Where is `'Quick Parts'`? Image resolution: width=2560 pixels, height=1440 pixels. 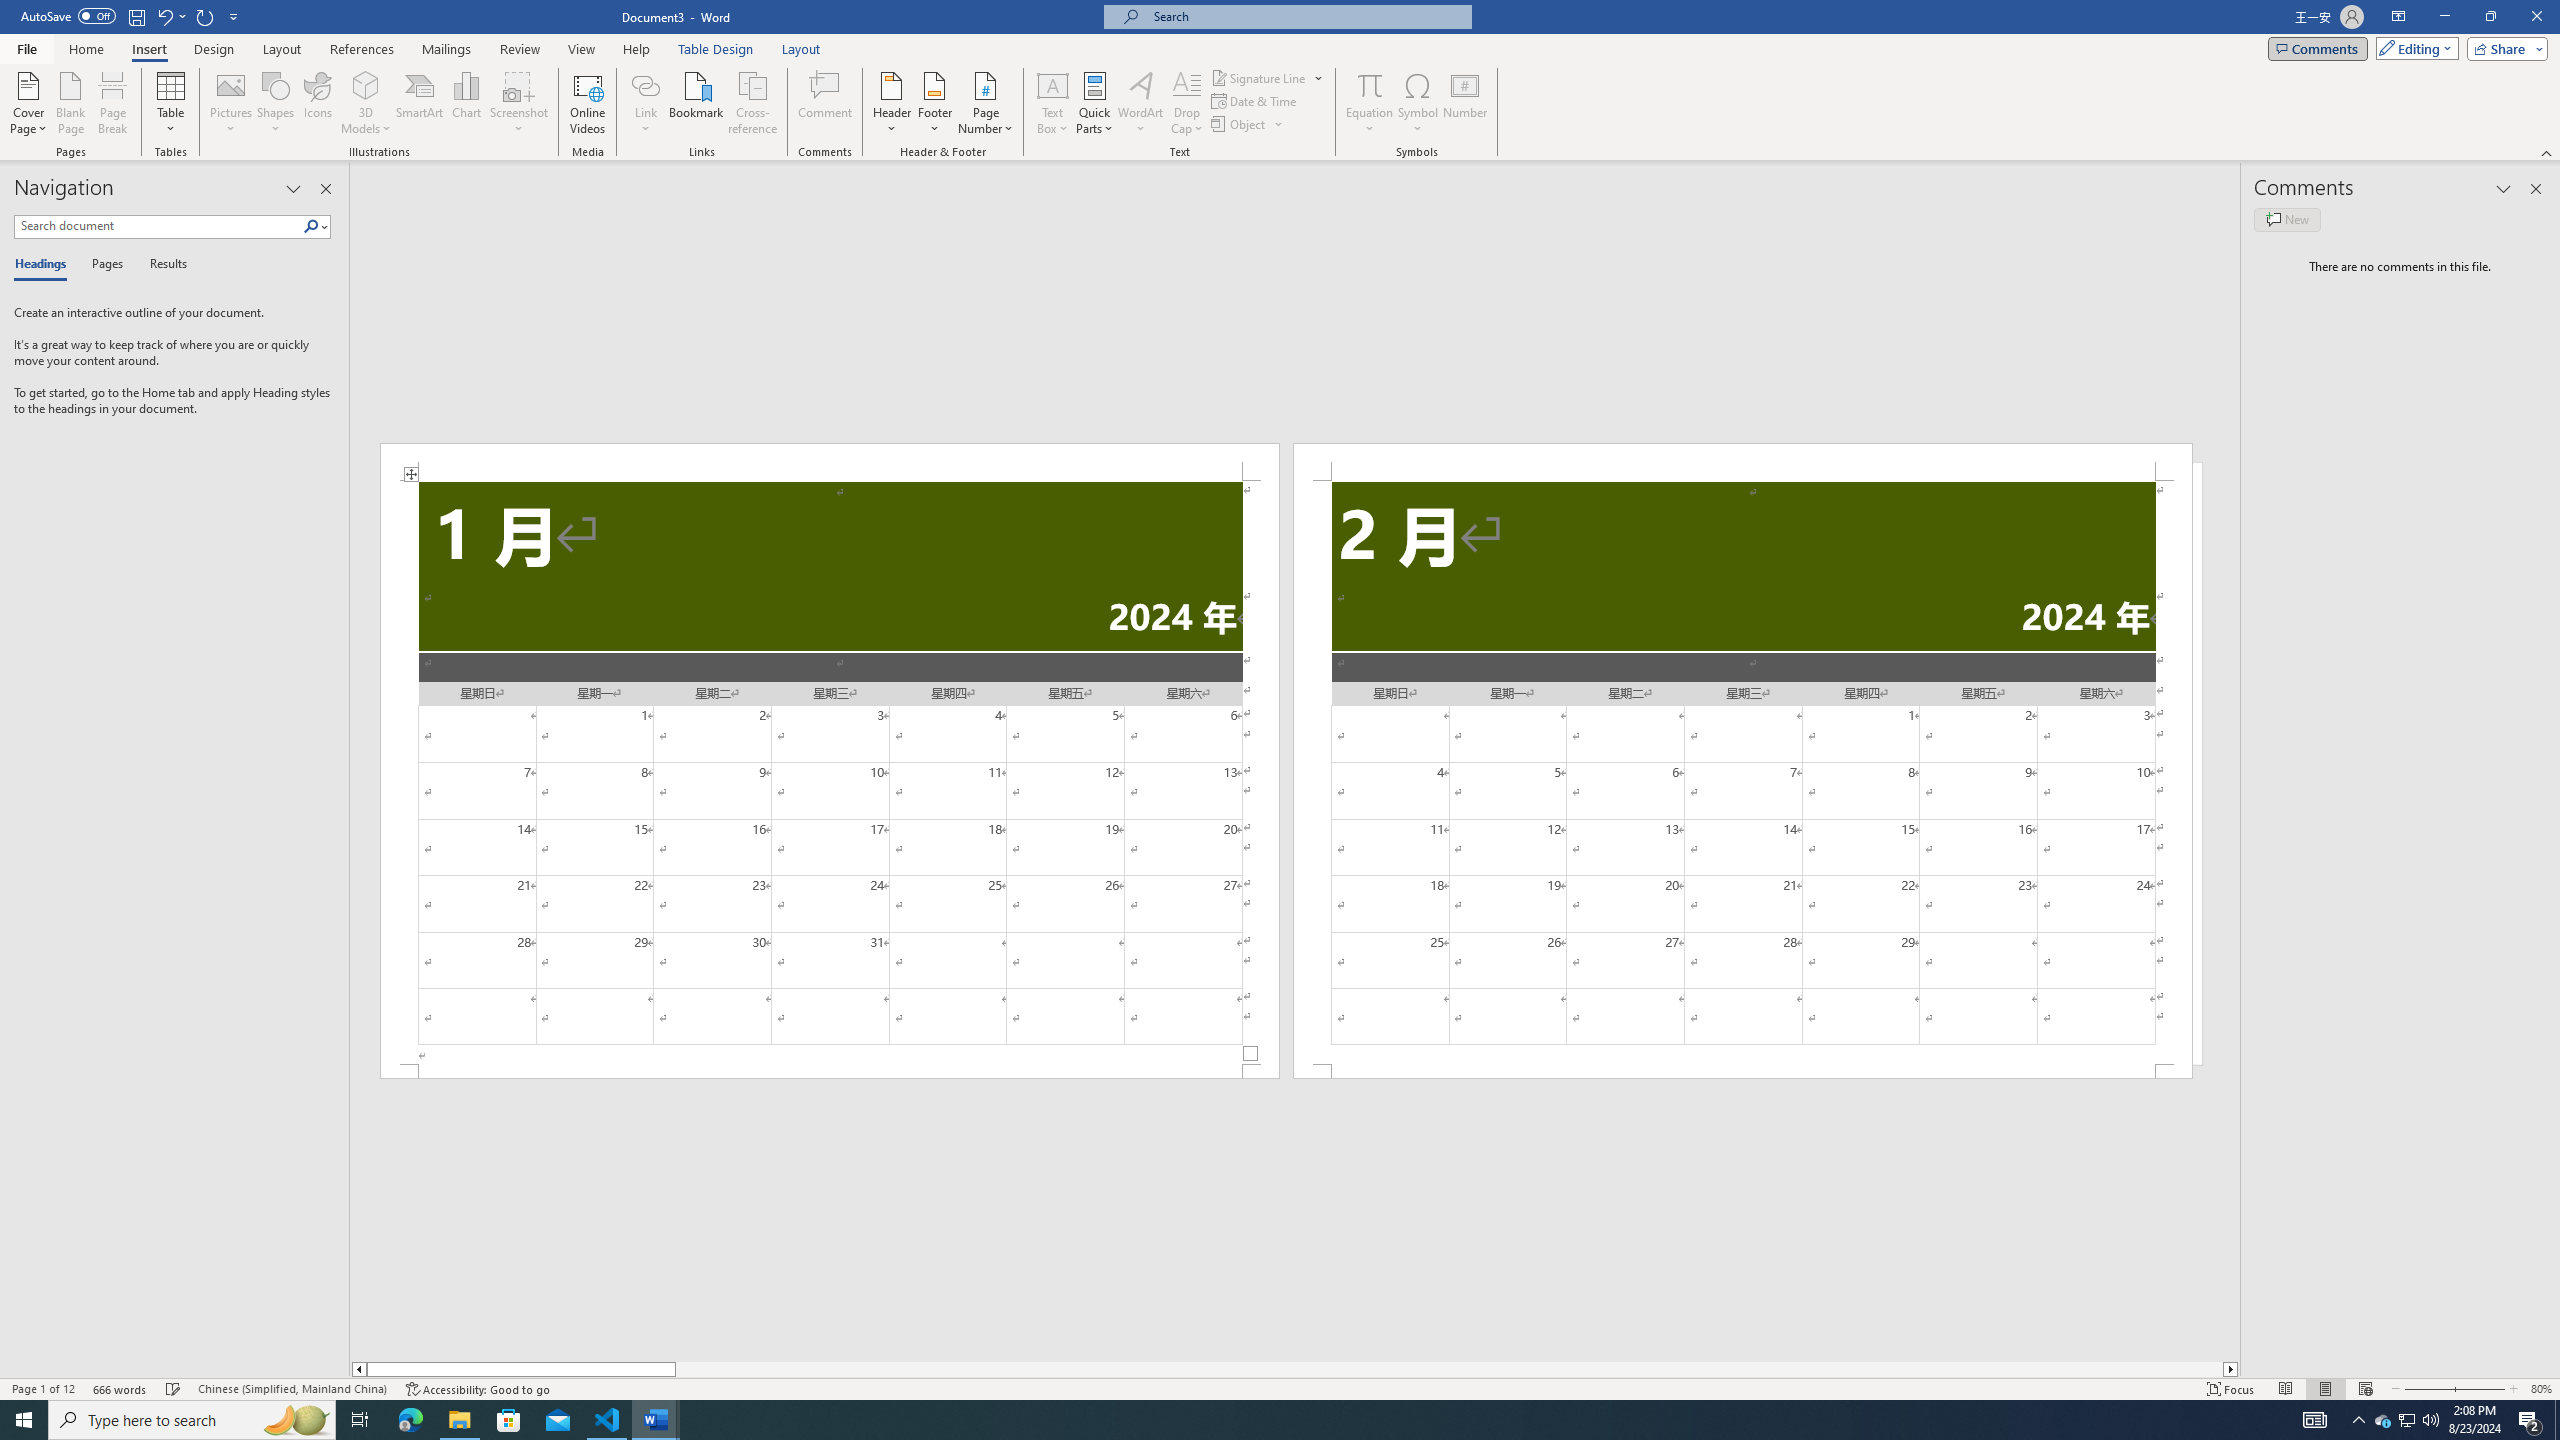 'Quick Parts' is located at coordinates (1094, 103).